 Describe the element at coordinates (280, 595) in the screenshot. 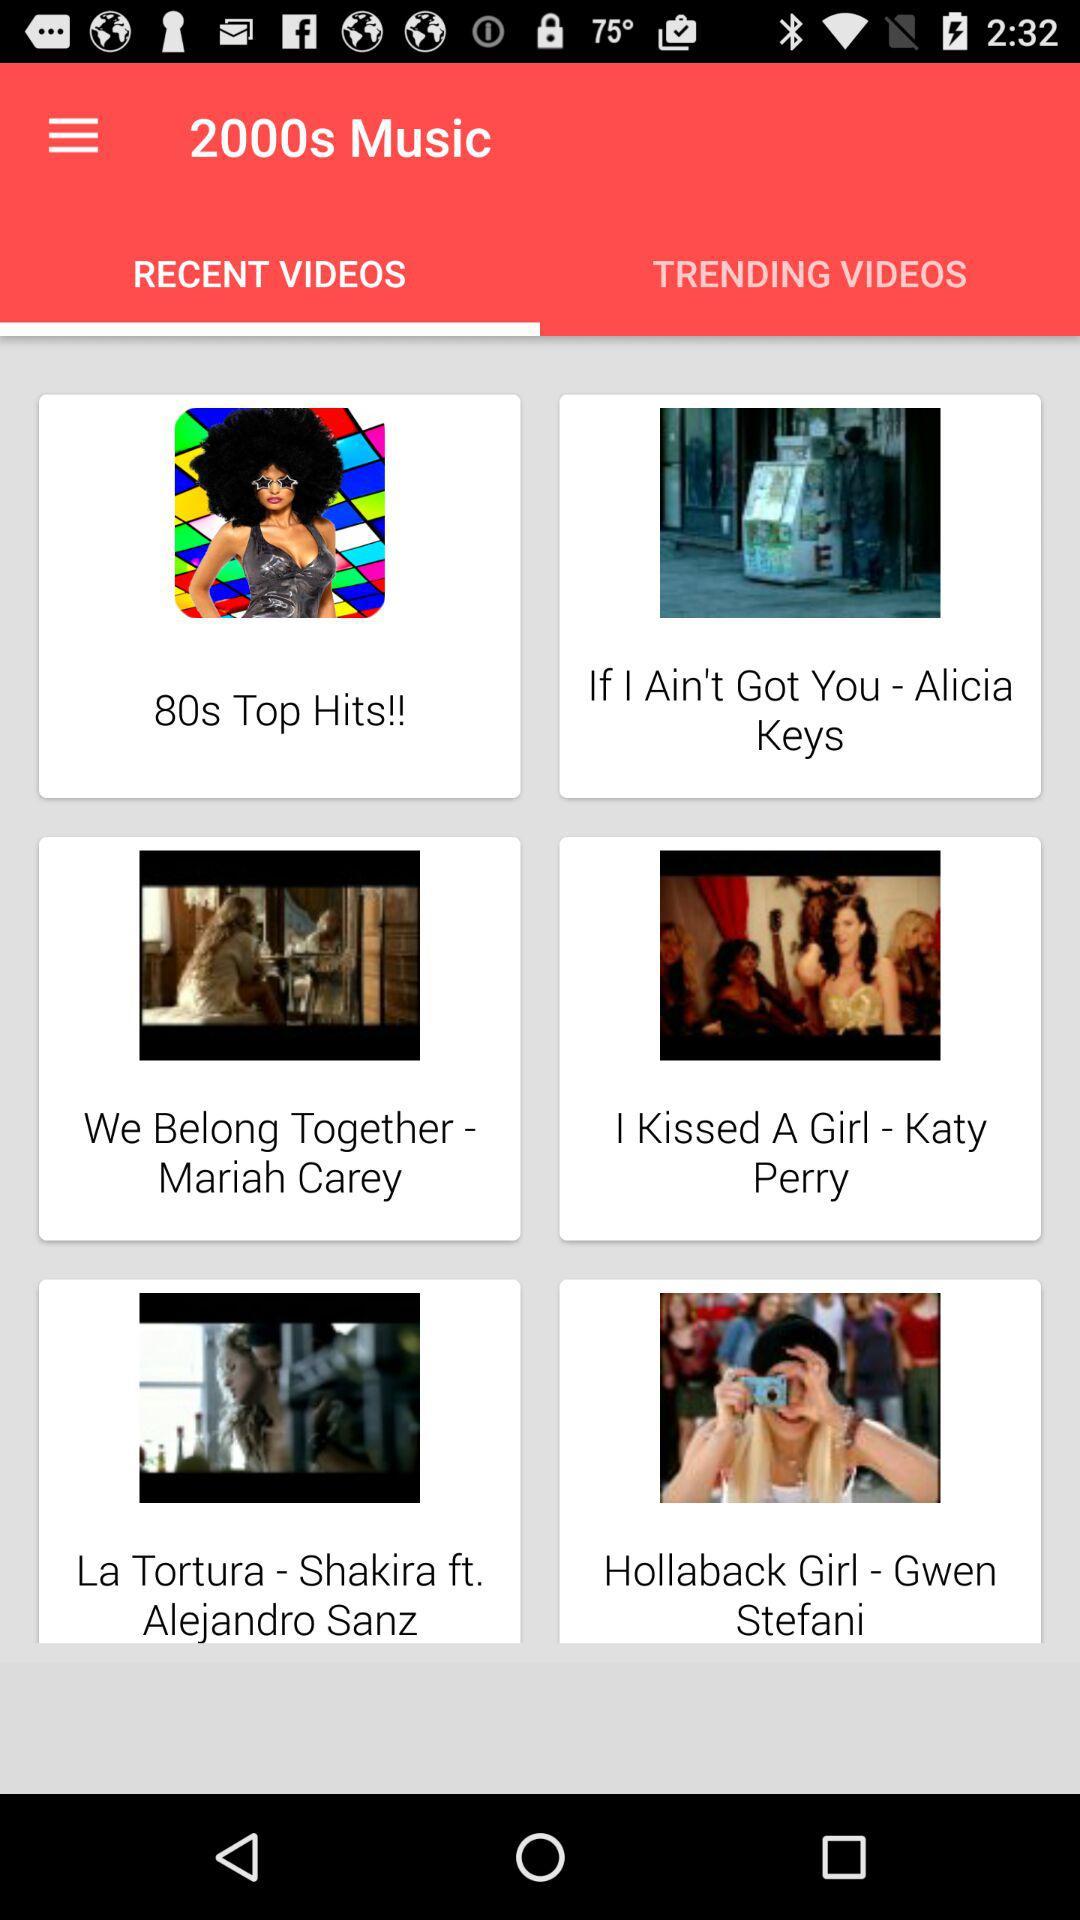

I see `the first option in recent videos` at that location.